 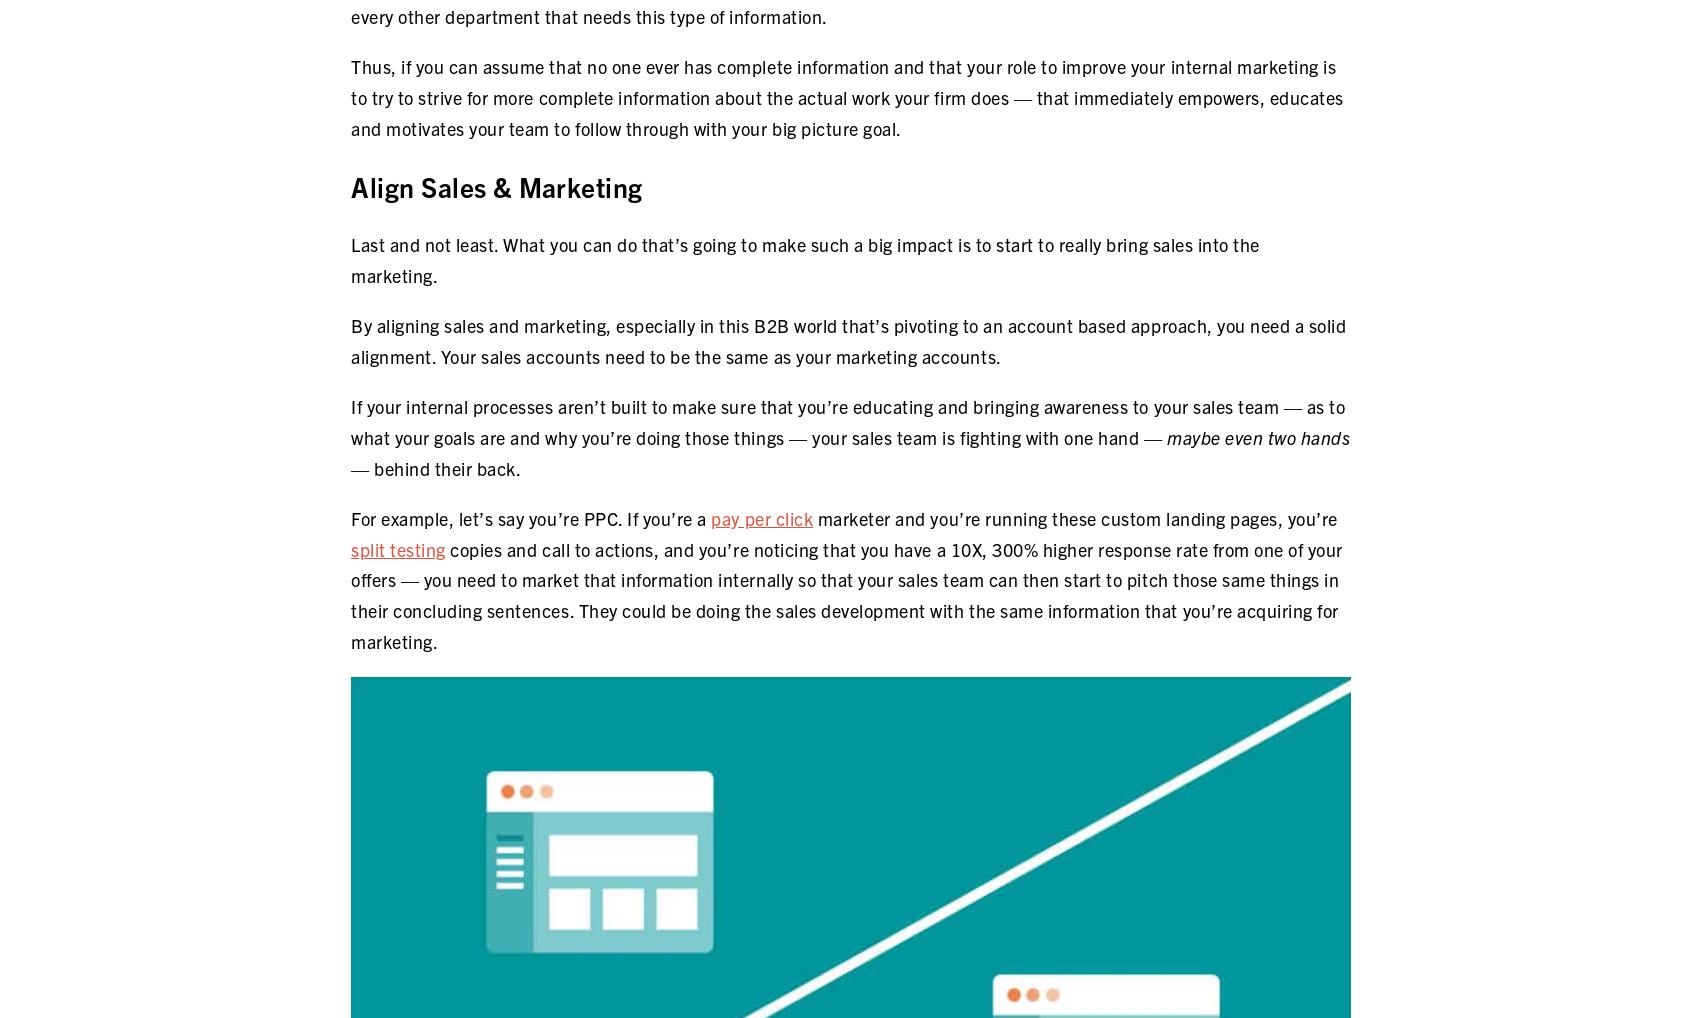 I want to click on 'If your internal processes aren’t built to make sure that you’re educating and bringing awareness to your sales team — as to what your goals are and why you’re doing those things — your sales team is fighting with one hand —', so click(x=846, y=420).